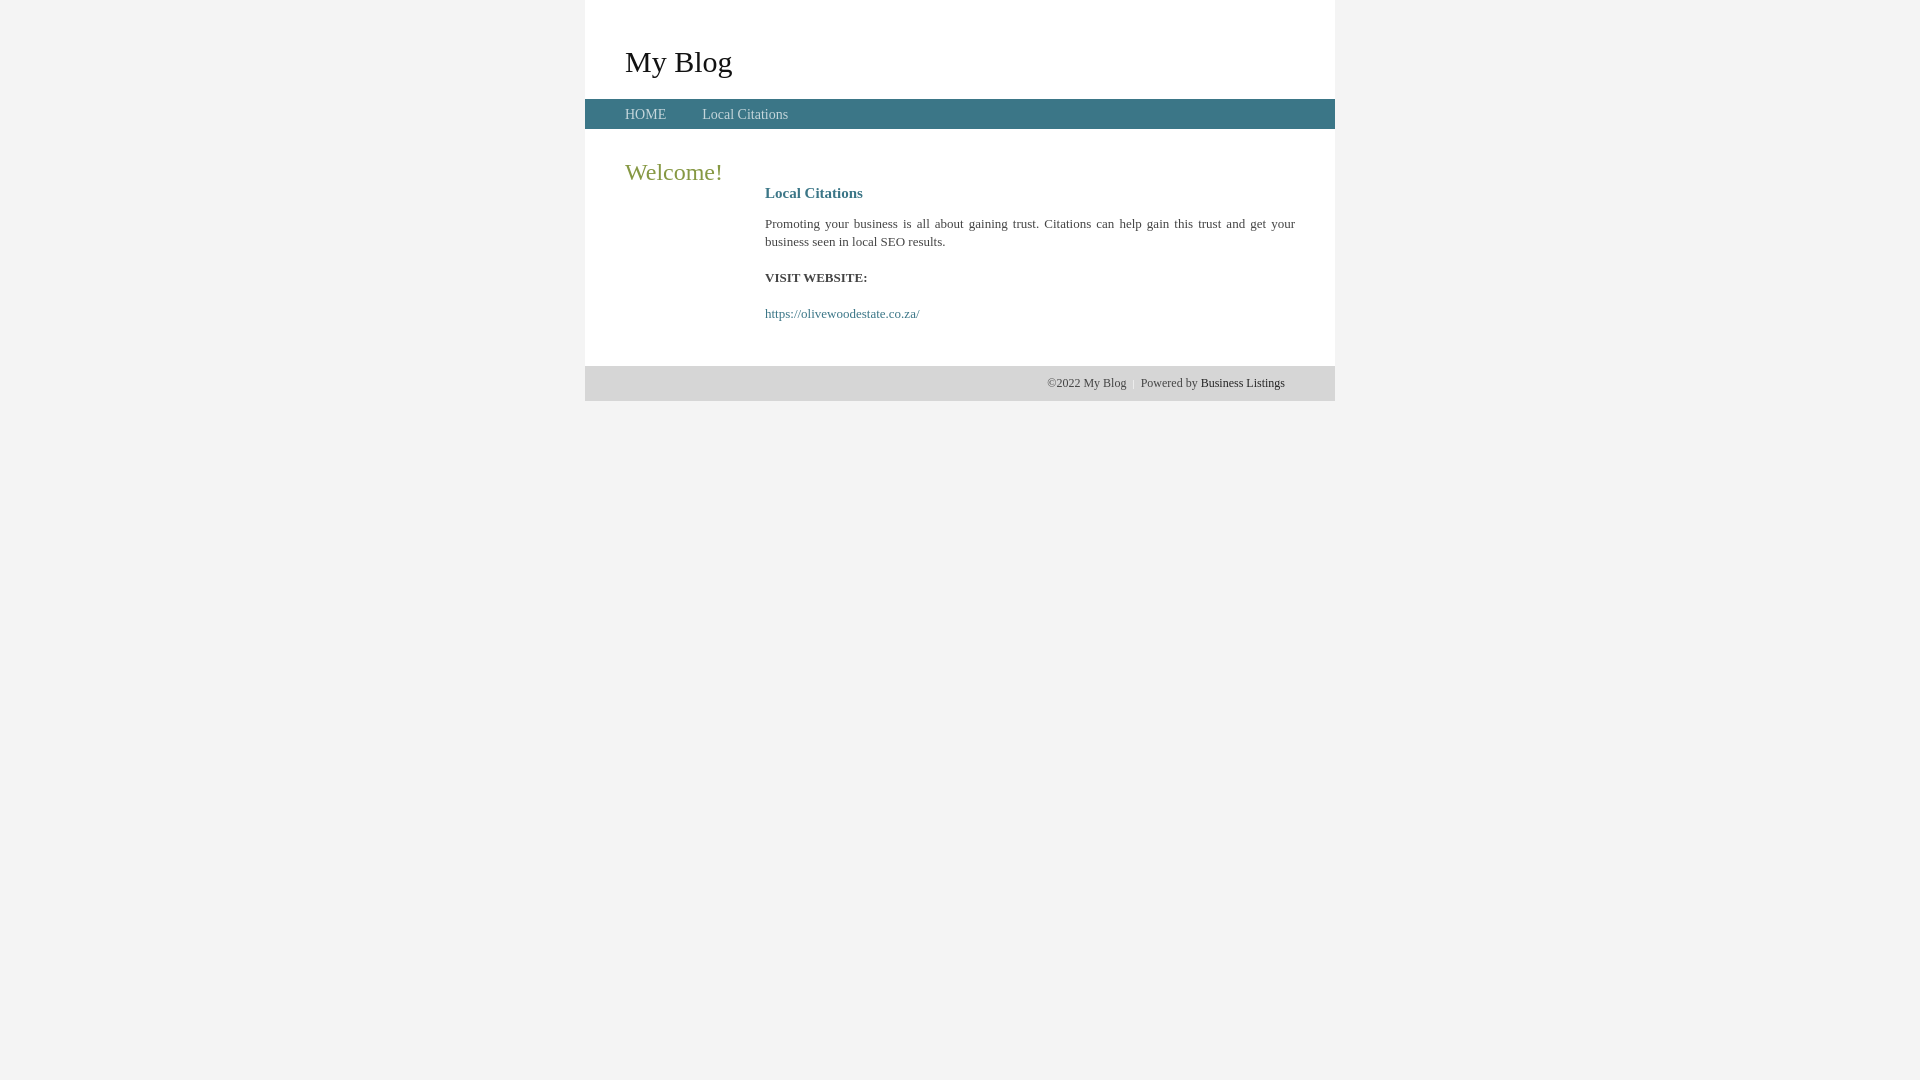 Image resolution: width=1920 pixels, height=1080 pixels. Describe the element at coordinates (645, 114) in the screenshot. I see `'HOME'` at that location.